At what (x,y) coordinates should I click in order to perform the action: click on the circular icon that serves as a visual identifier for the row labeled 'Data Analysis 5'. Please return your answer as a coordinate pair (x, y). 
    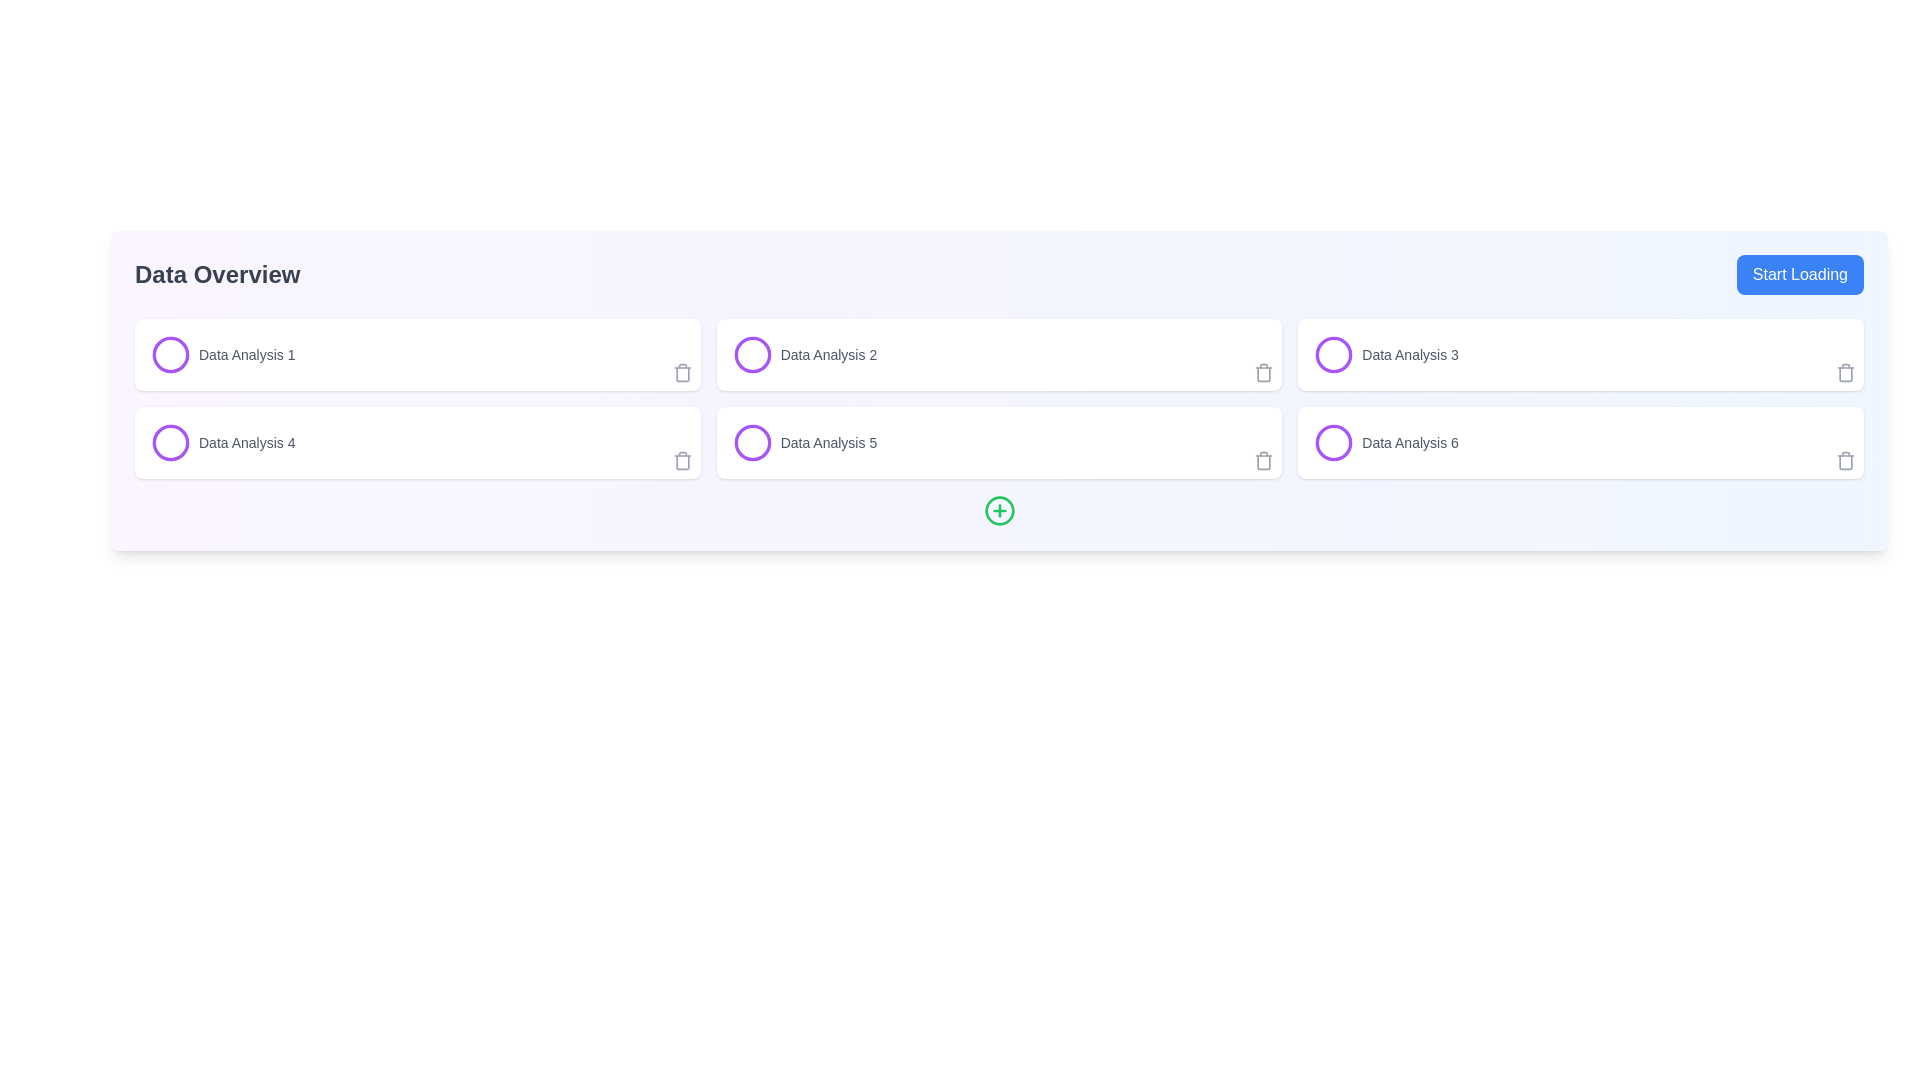
    Looking at the image, I should click on (751, 442).